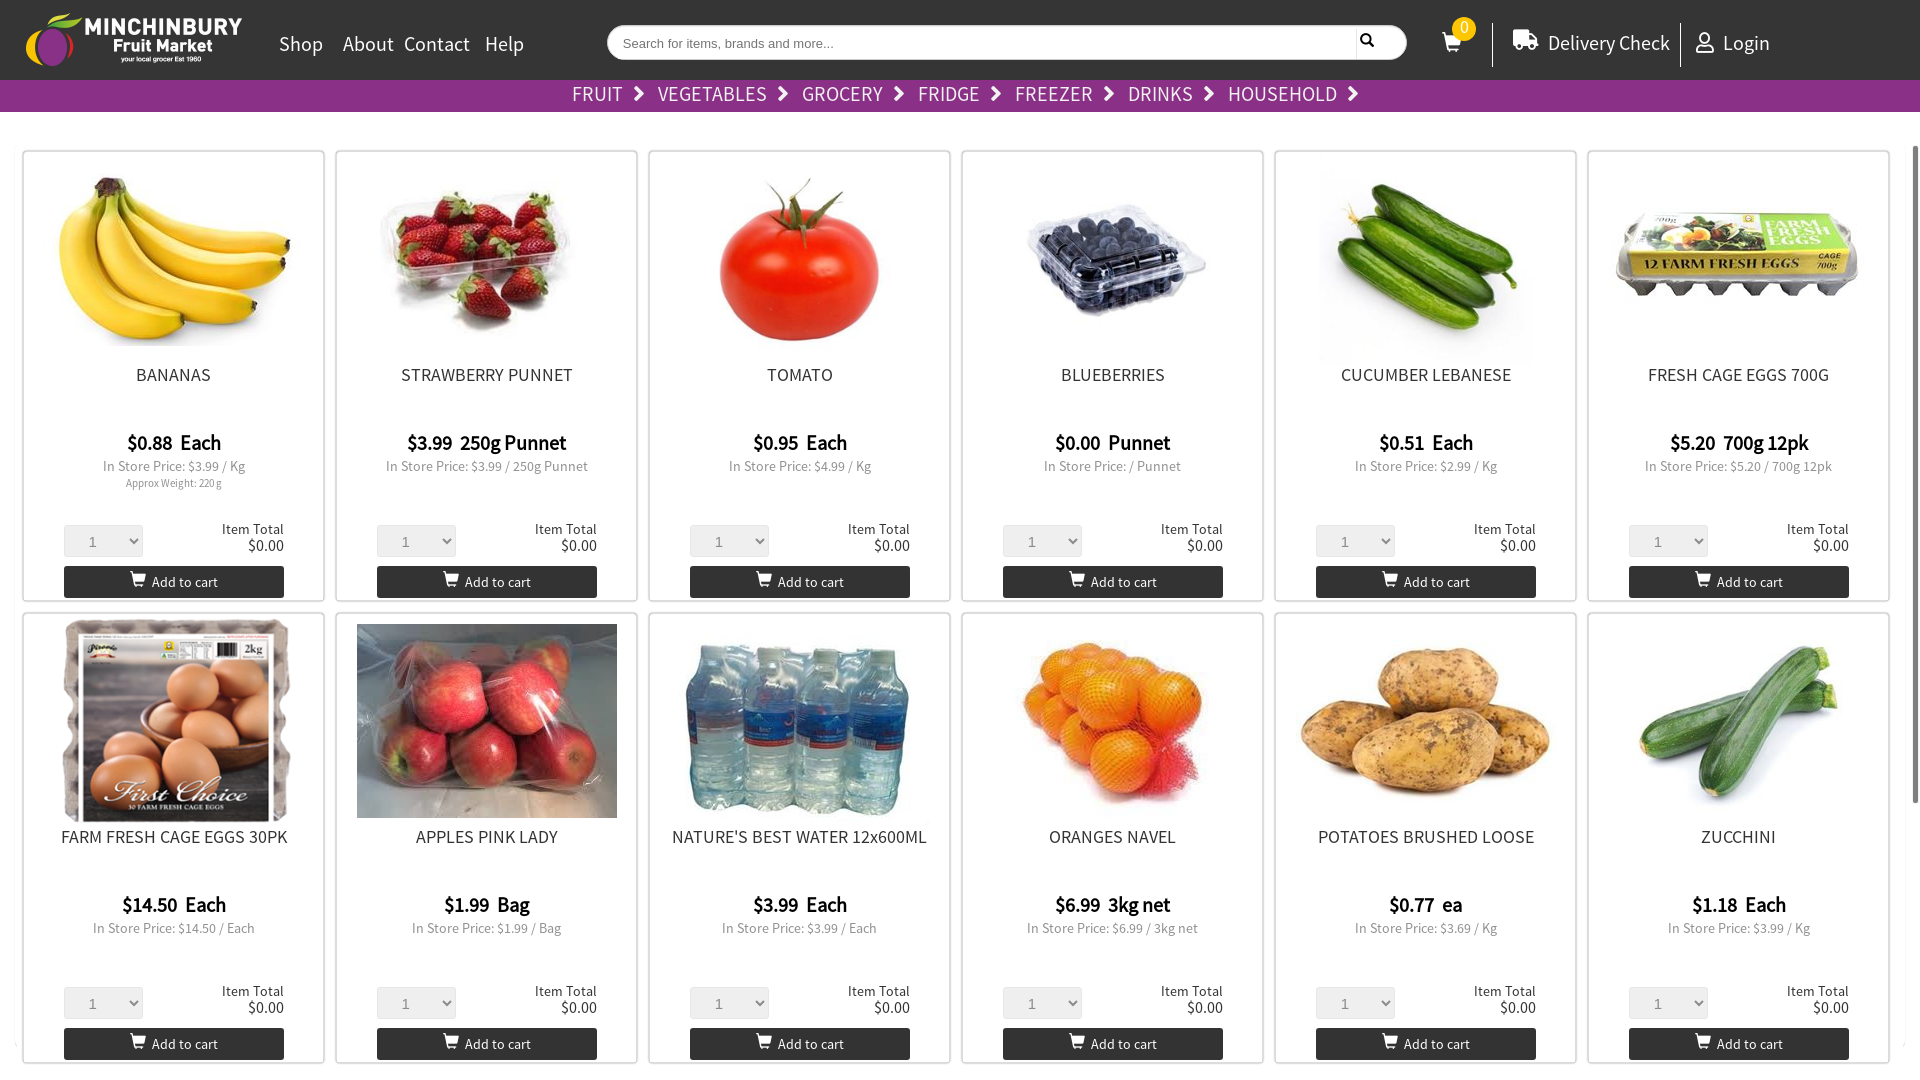 The image size is (1920, 1080). What do you see at coordinates (277, 43) in the screenshot?
I see `'Shop'` at bounding box center [277, 43].